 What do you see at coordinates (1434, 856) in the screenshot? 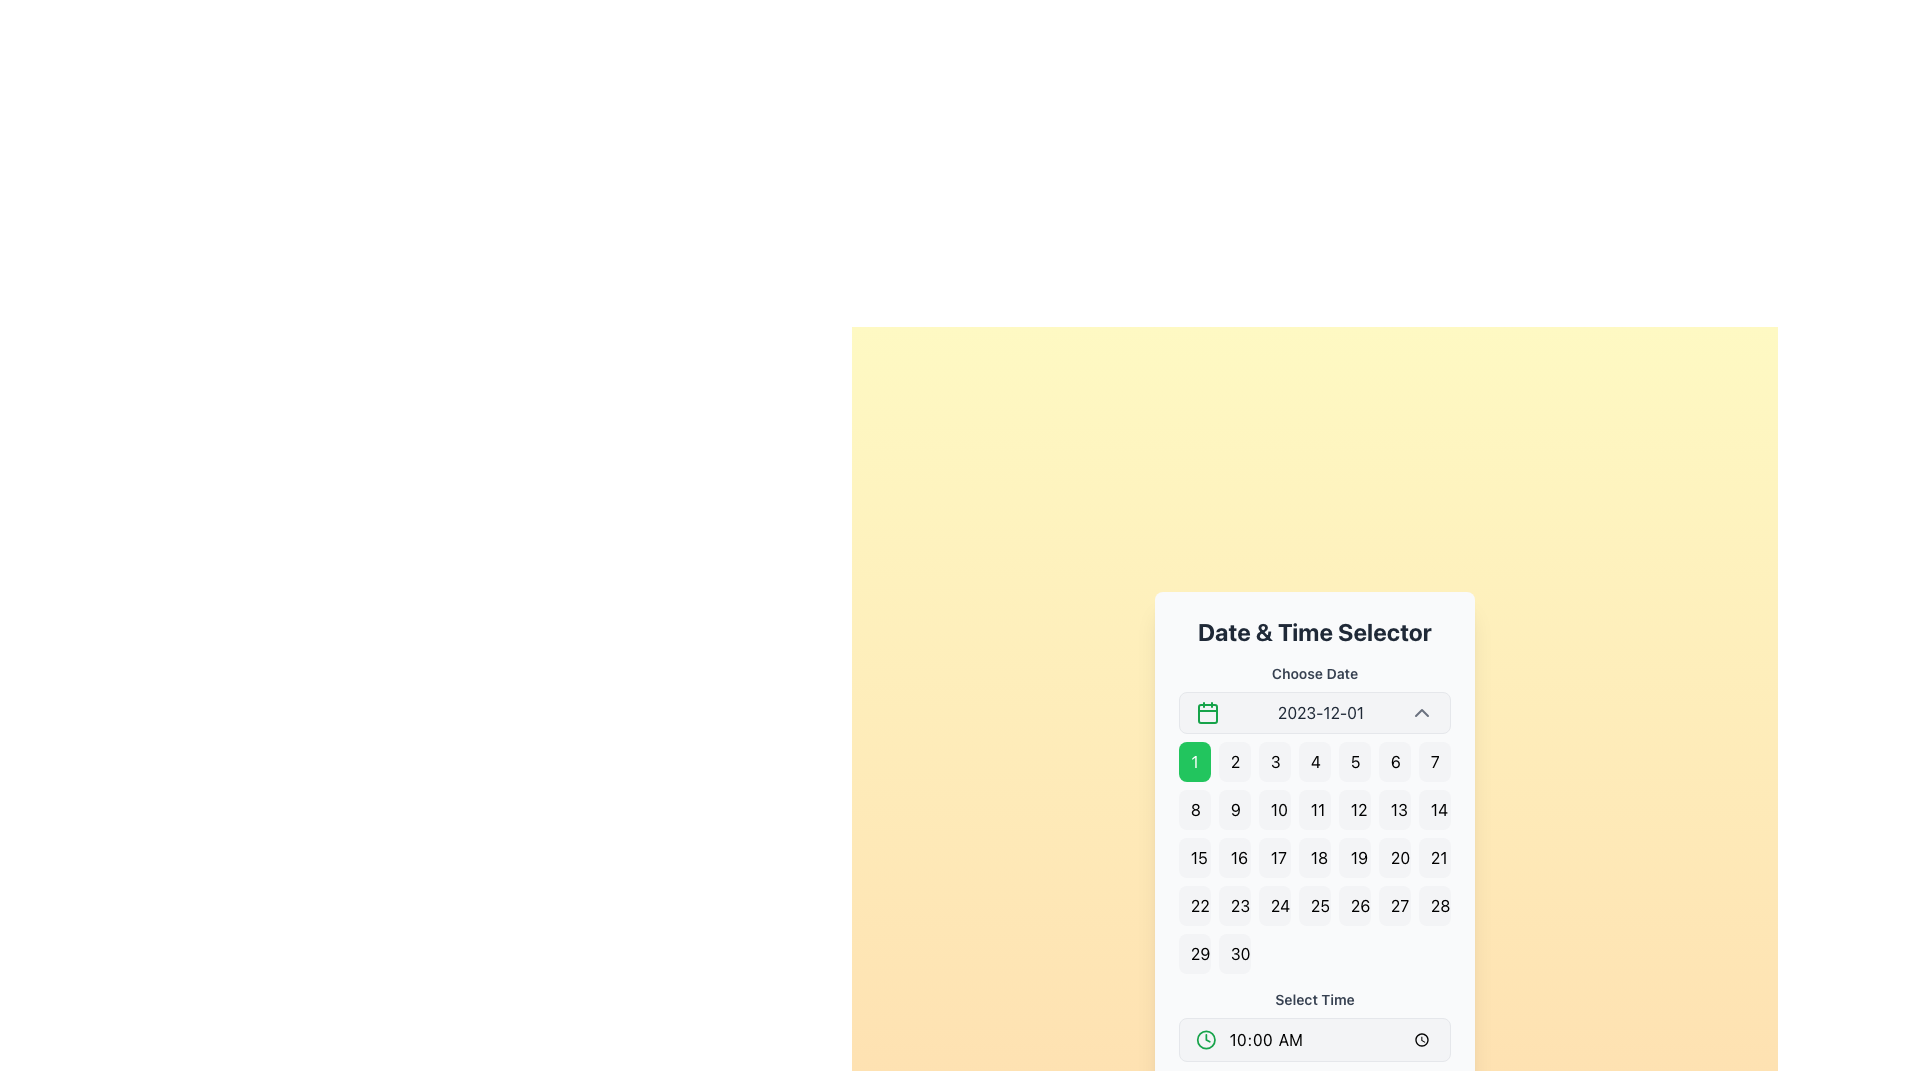
I see `the button labeled '21' with a light gray background located in the third row and seventh column of the date selector grid` at bounding box center [1434, 856].